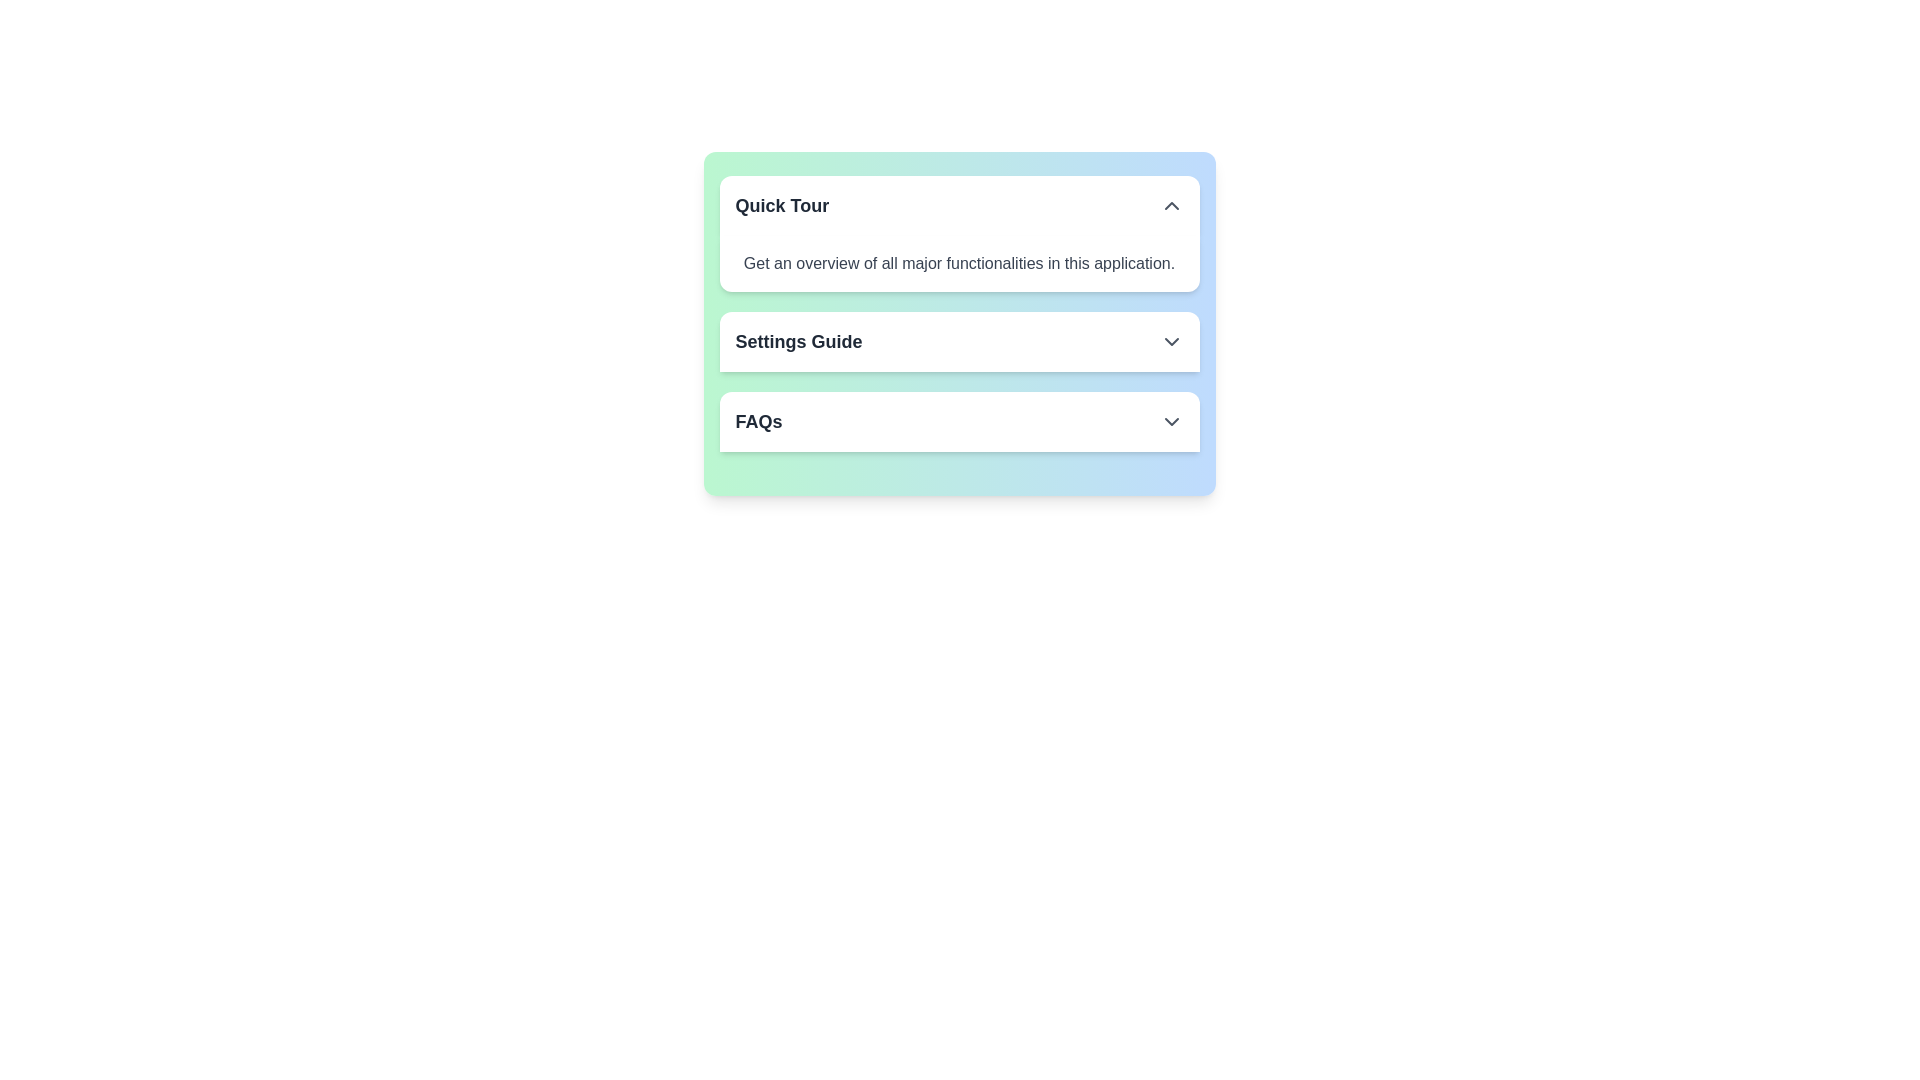 This screenshot has width=1920, height=1080. What do you see at coordinates (958, 420) in the screenshot?
I see `the third interactive item labeled 'FAQs'` at bounding box center [958, 420].